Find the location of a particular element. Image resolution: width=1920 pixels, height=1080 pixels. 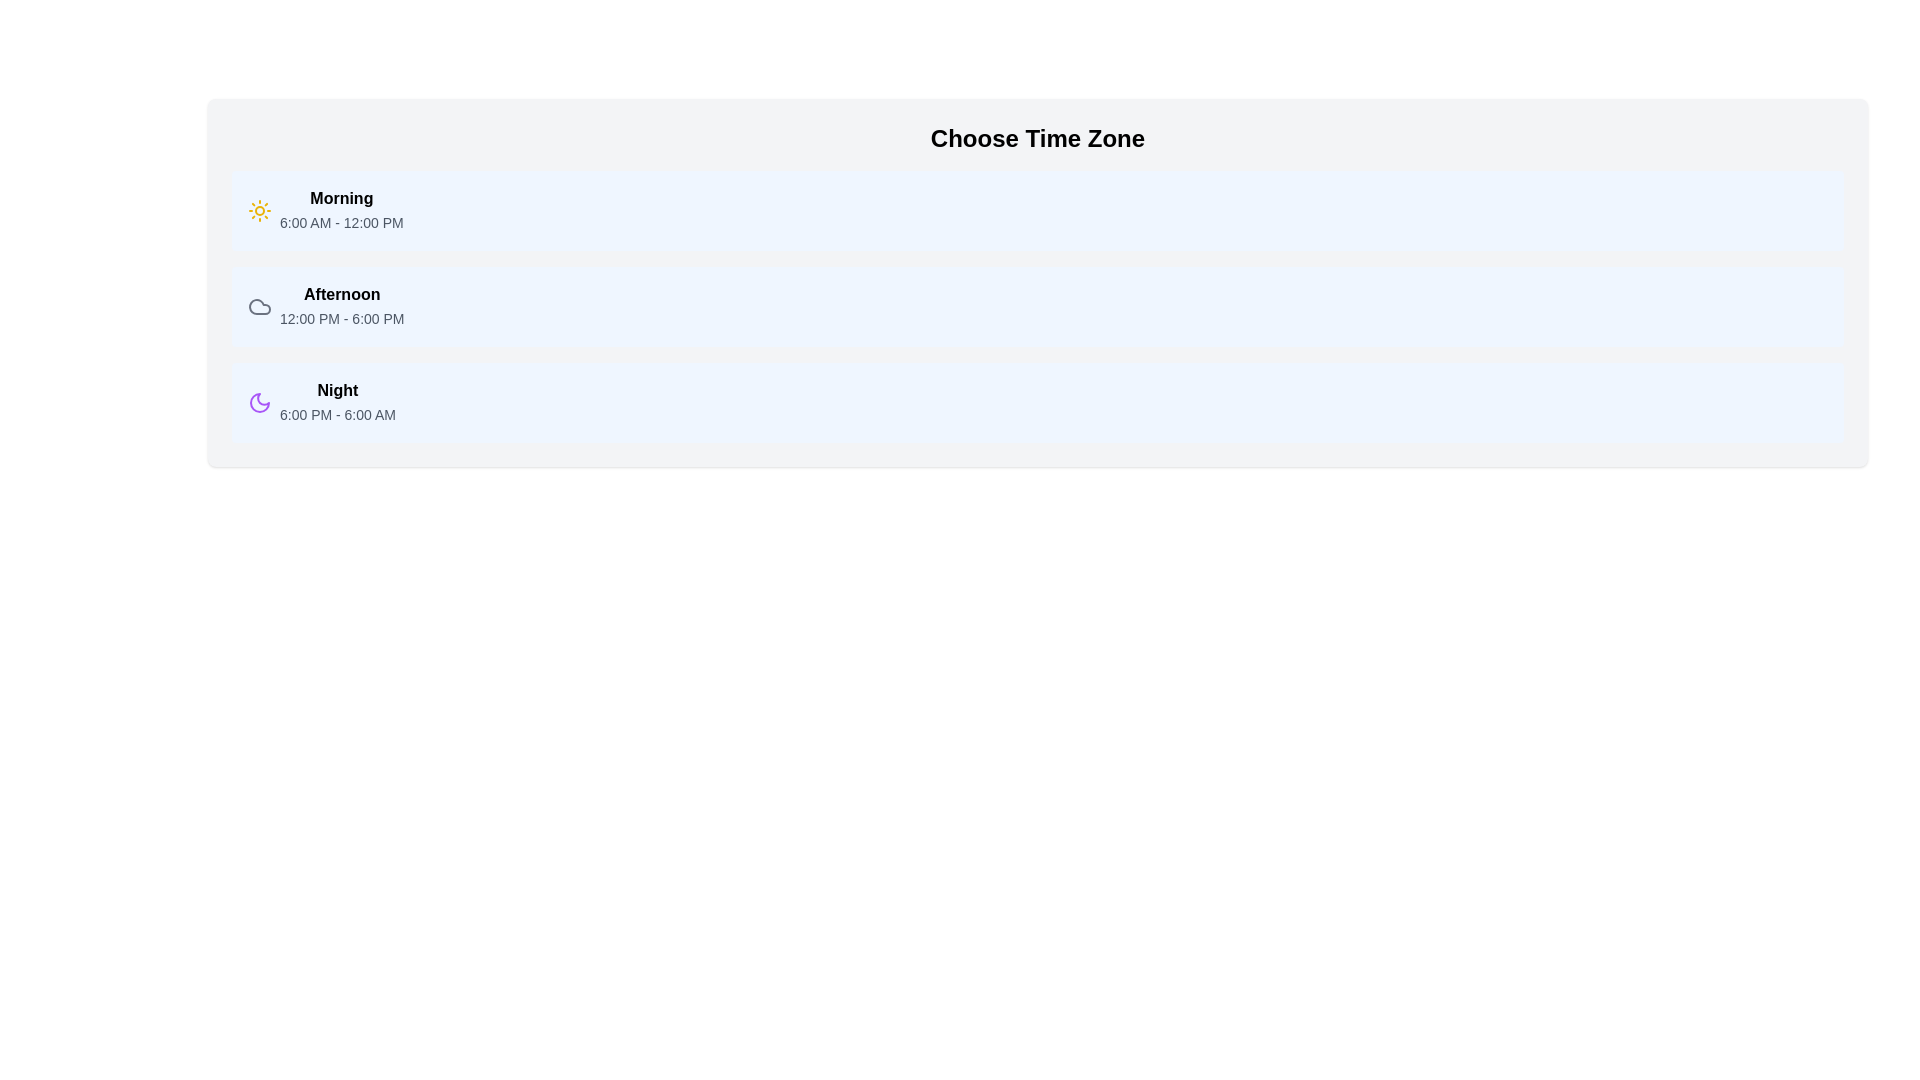

the 'Night' selectable time slot block that spans from 6:00 PM to 6:00 AM is located at coordinates (1037, 402).